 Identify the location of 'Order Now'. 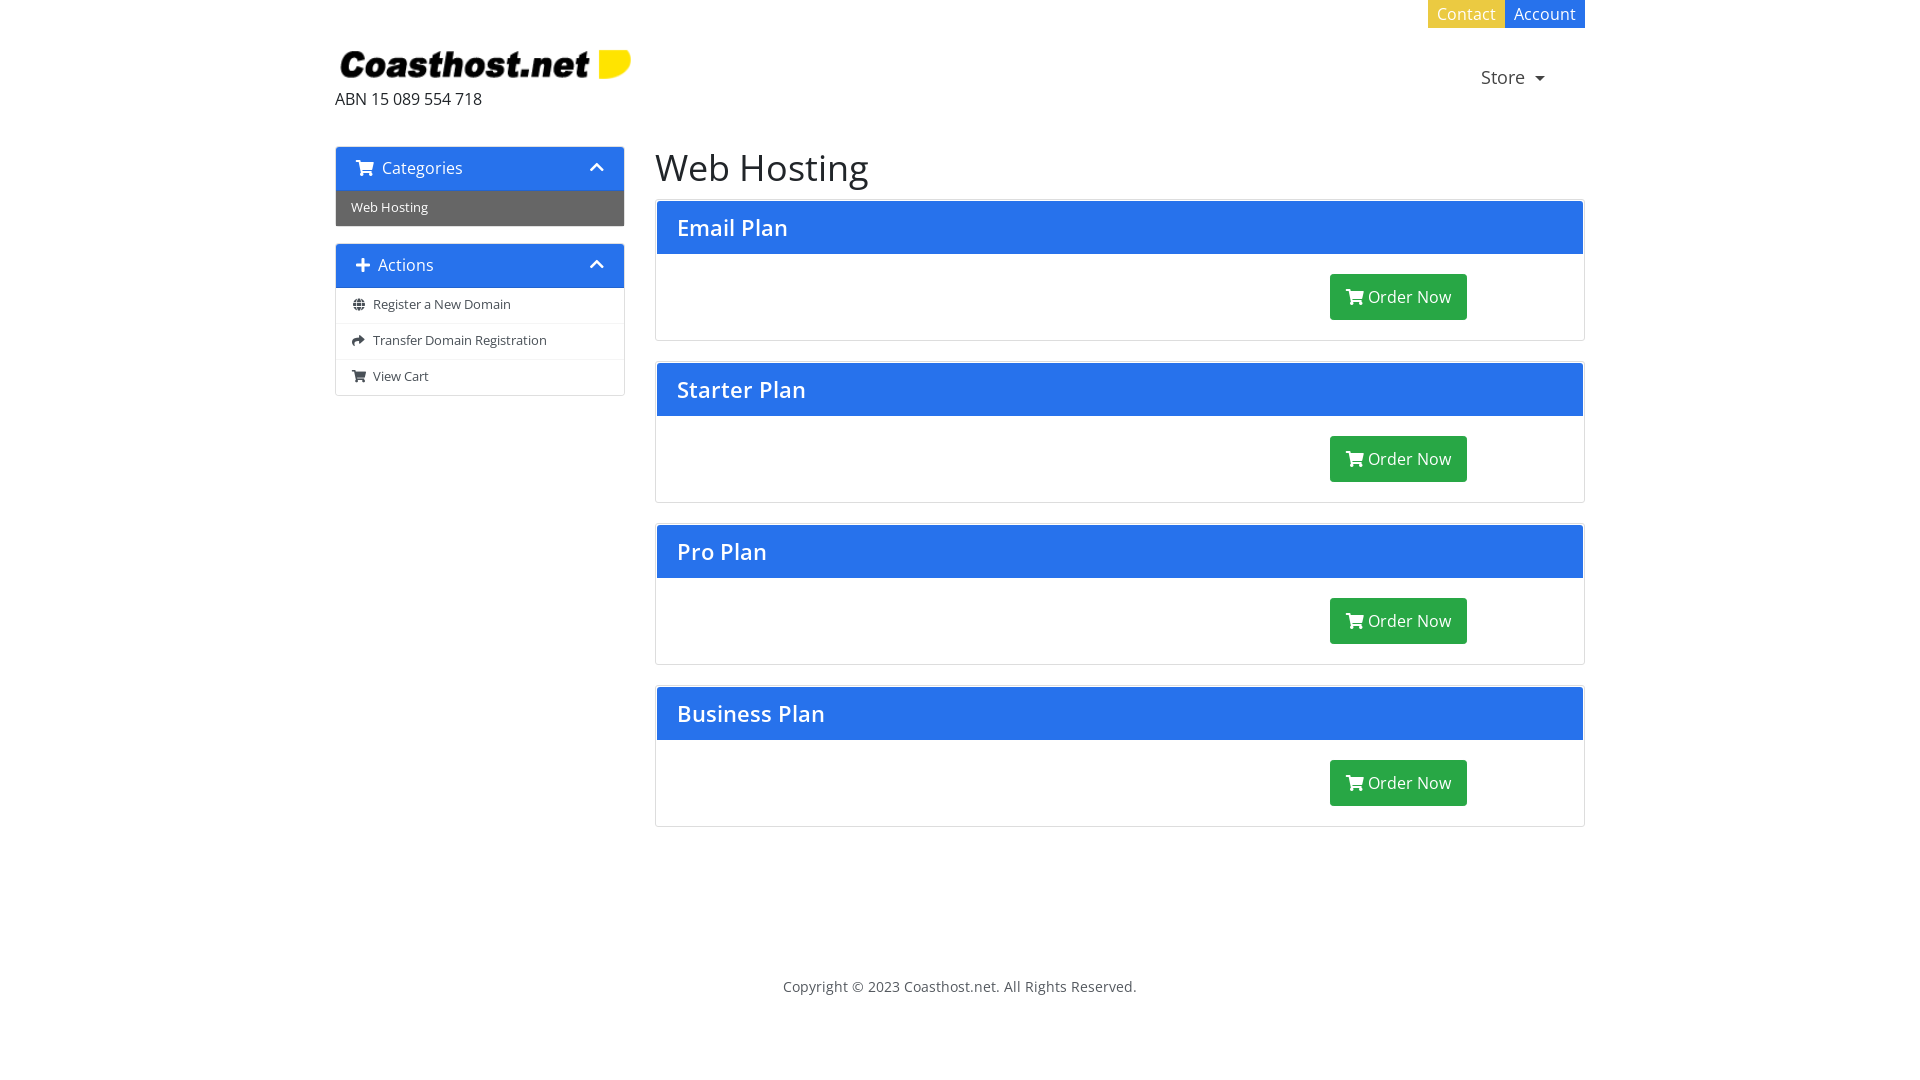
(1397, 459).